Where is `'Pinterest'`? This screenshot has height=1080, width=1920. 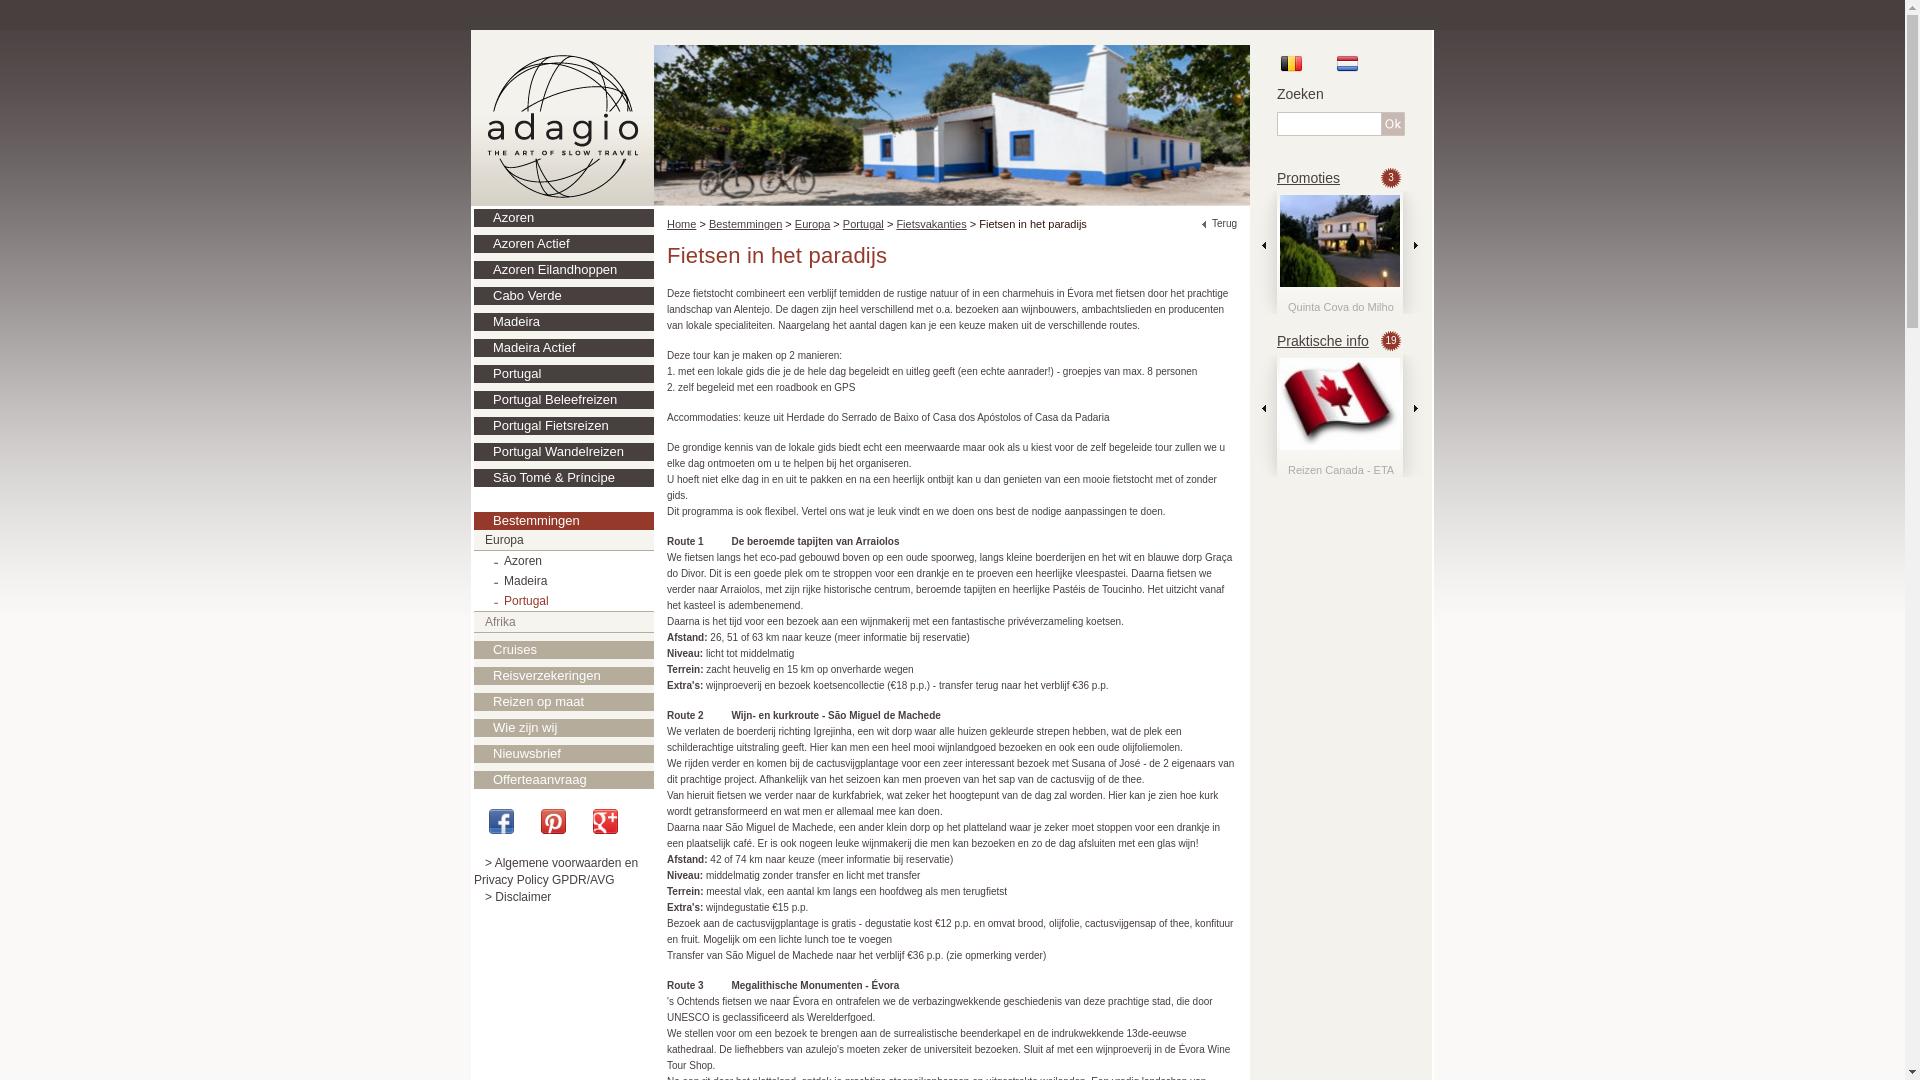
'Pinterest' is located at coordinates (561, 821).